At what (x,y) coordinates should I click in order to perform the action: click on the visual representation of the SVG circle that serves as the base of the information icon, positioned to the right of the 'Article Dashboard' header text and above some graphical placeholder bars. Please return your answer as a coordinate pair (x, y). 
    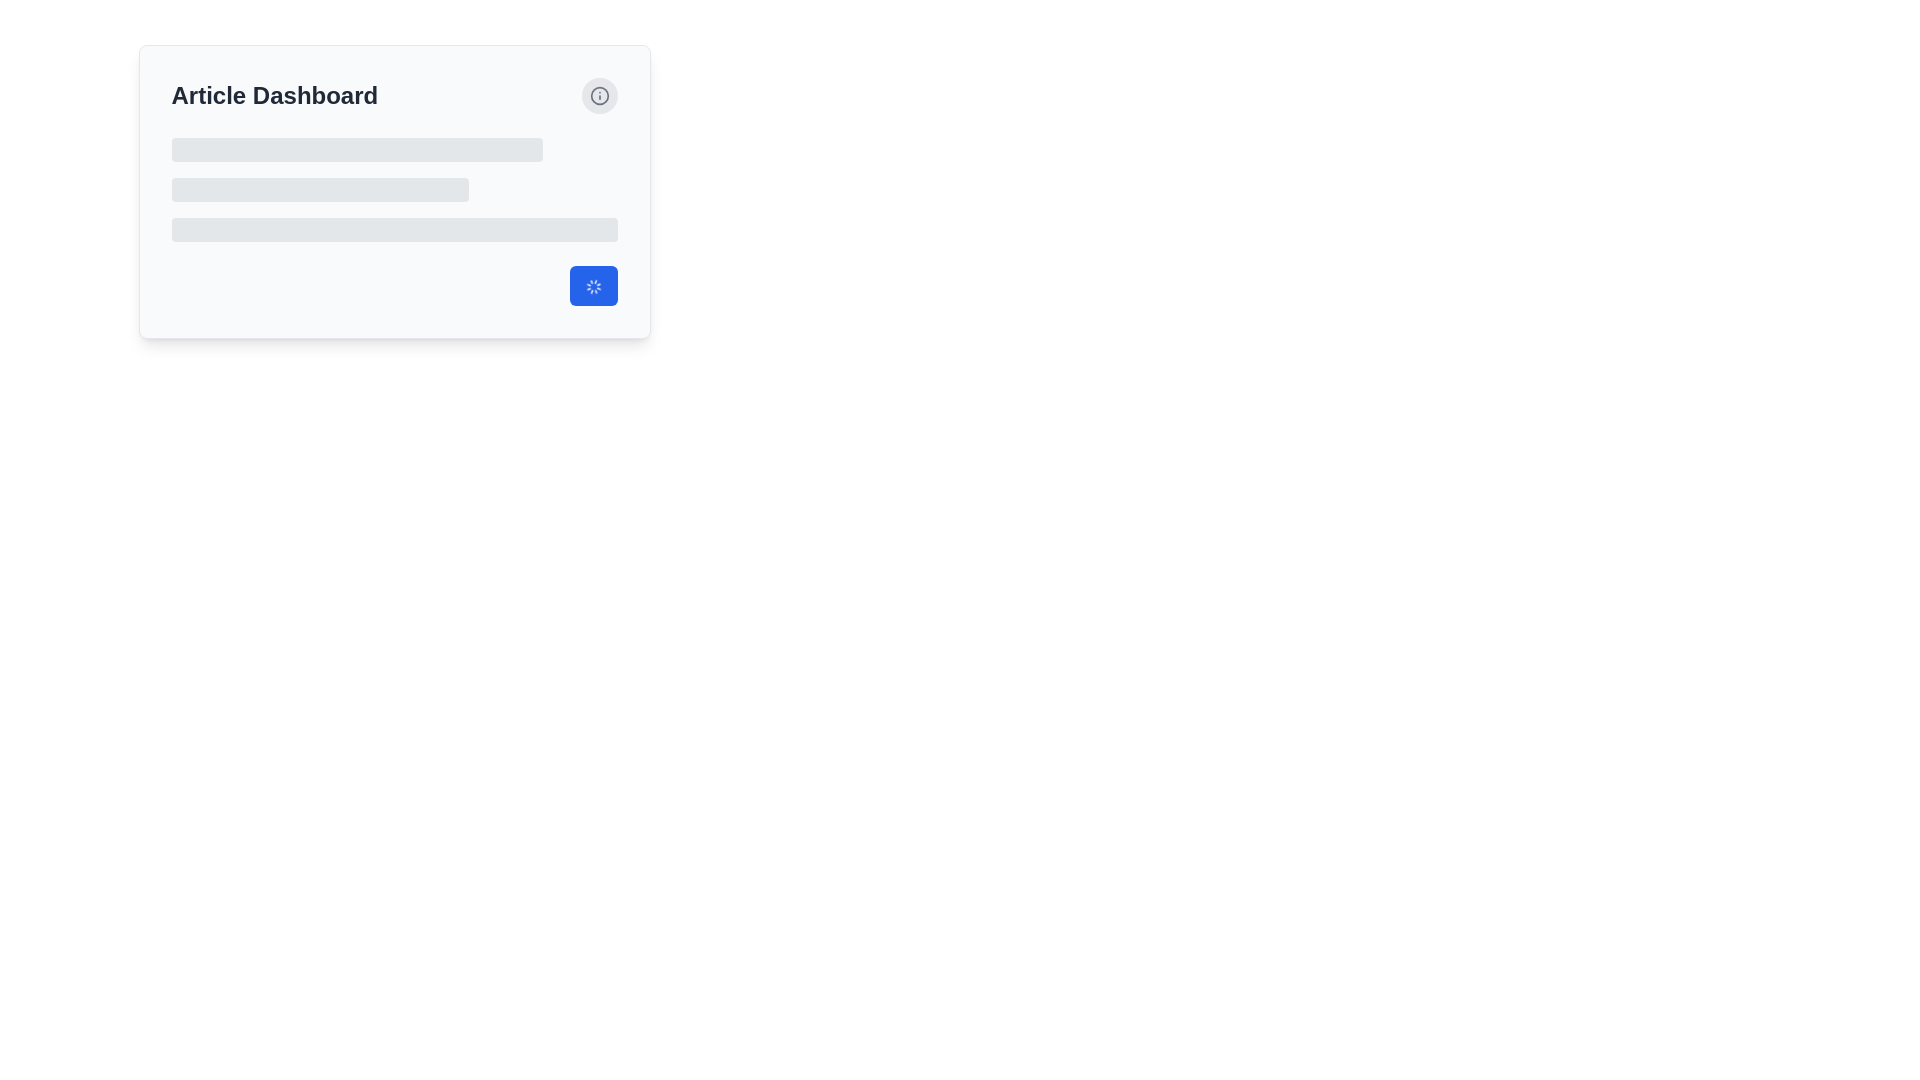
    Looking at the image, I should click on (598, 96).